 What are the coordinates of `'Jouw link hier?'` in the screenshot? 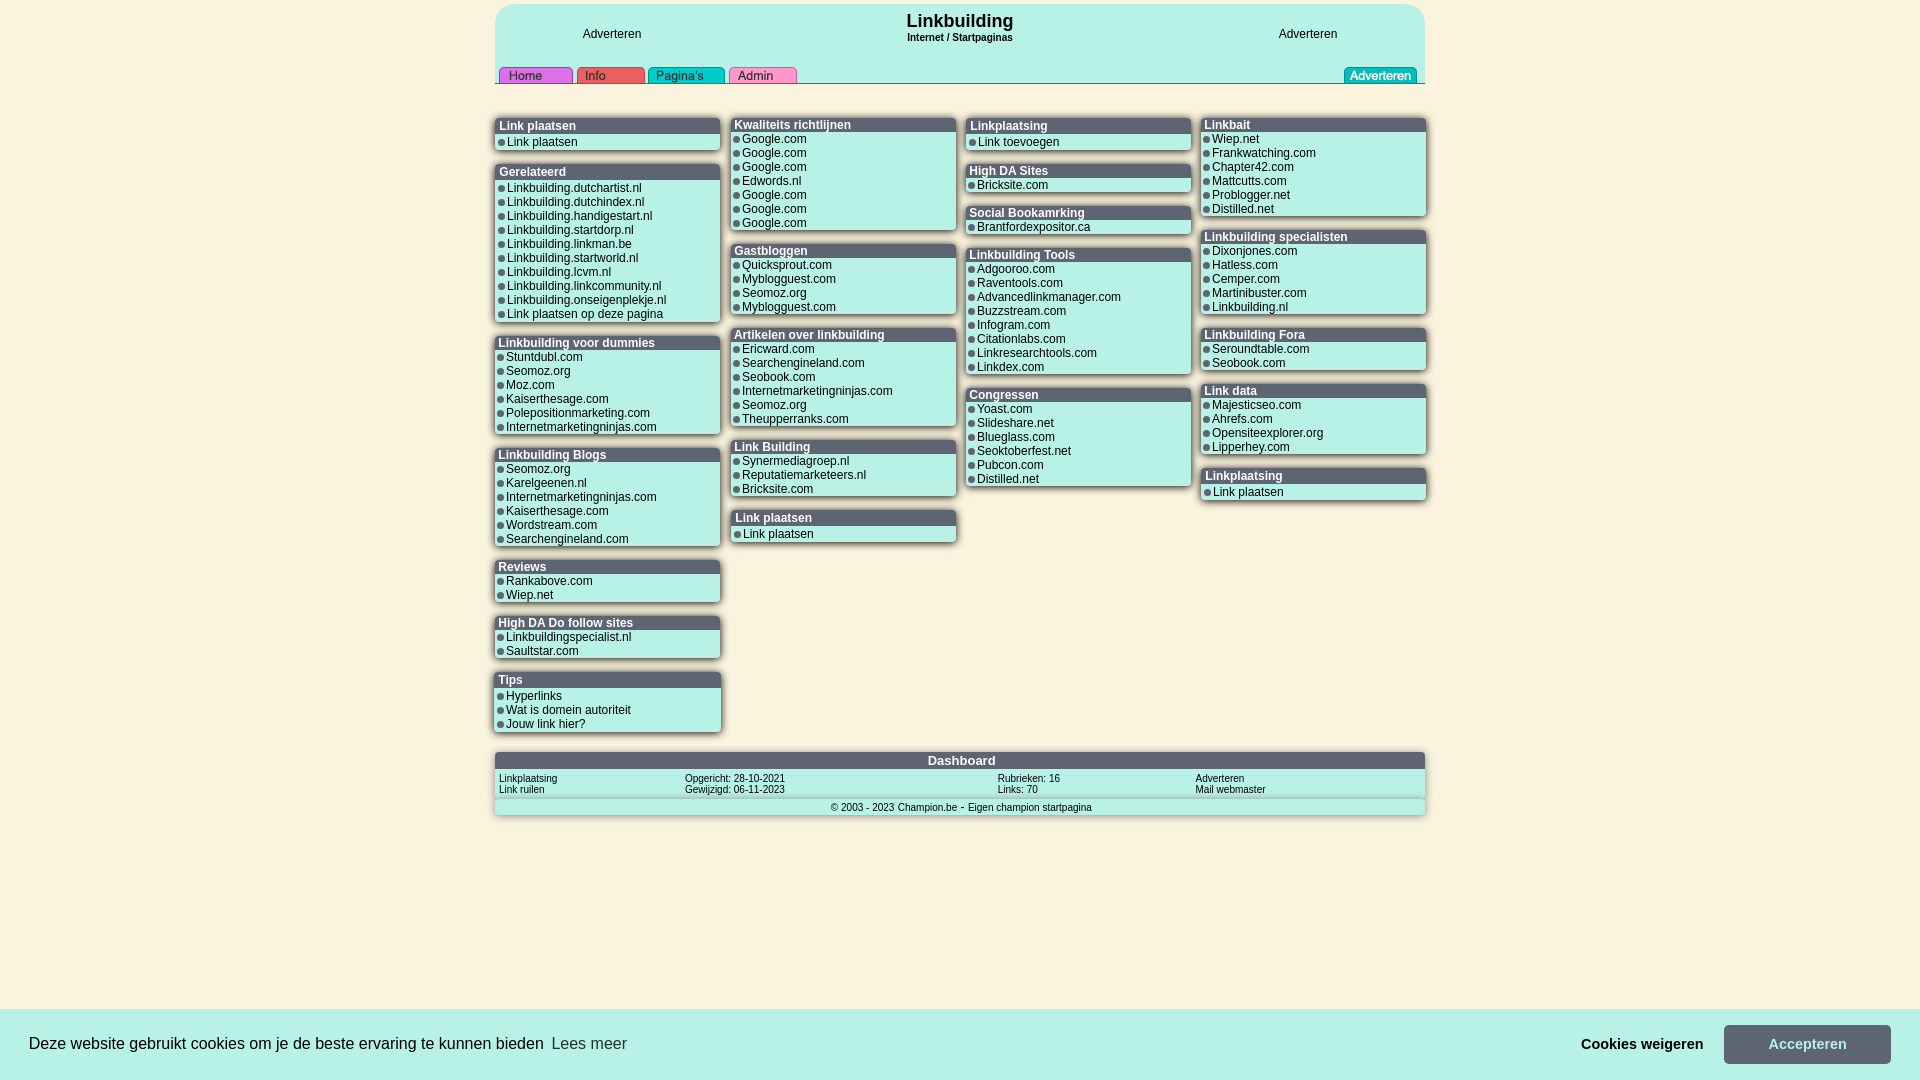 It's located at (545, 724).